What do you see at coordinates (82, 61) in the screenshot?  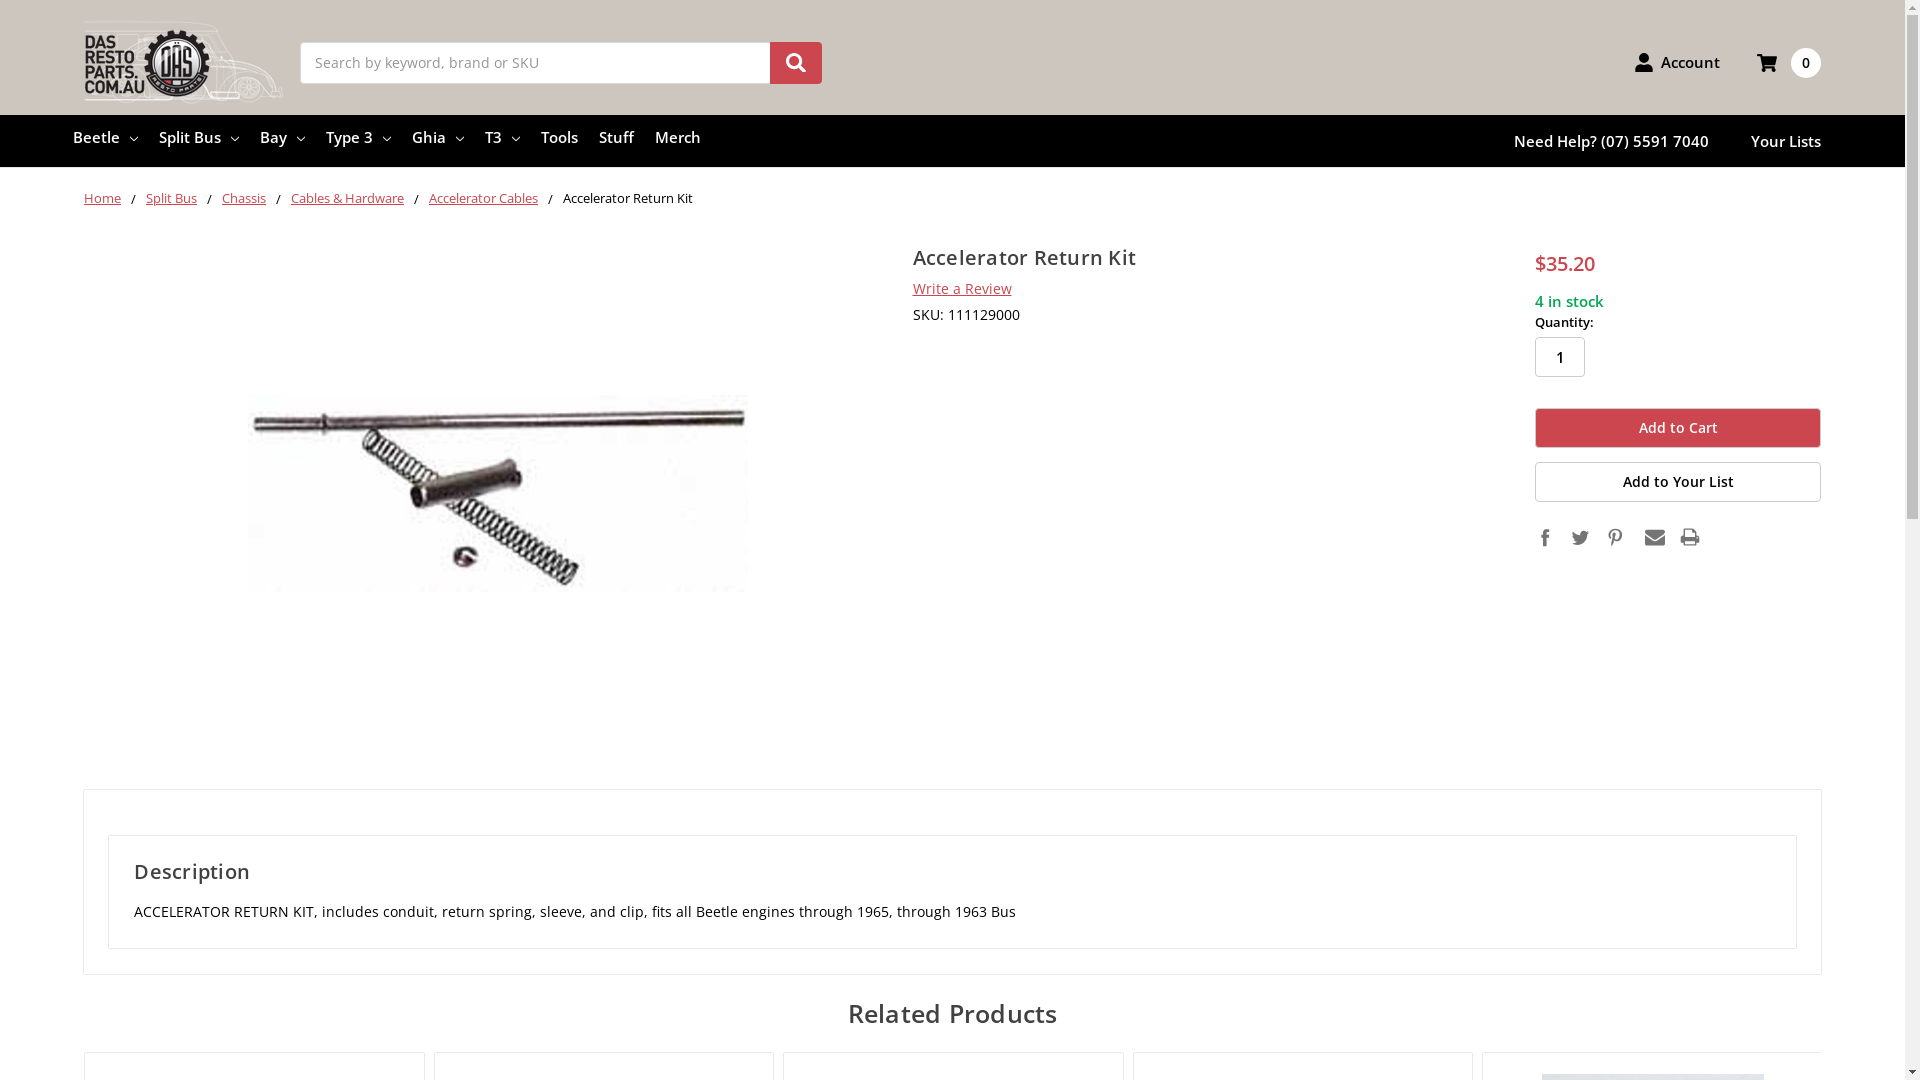 I see `'Das Resto Parts'` at bounding box center [82, 61].